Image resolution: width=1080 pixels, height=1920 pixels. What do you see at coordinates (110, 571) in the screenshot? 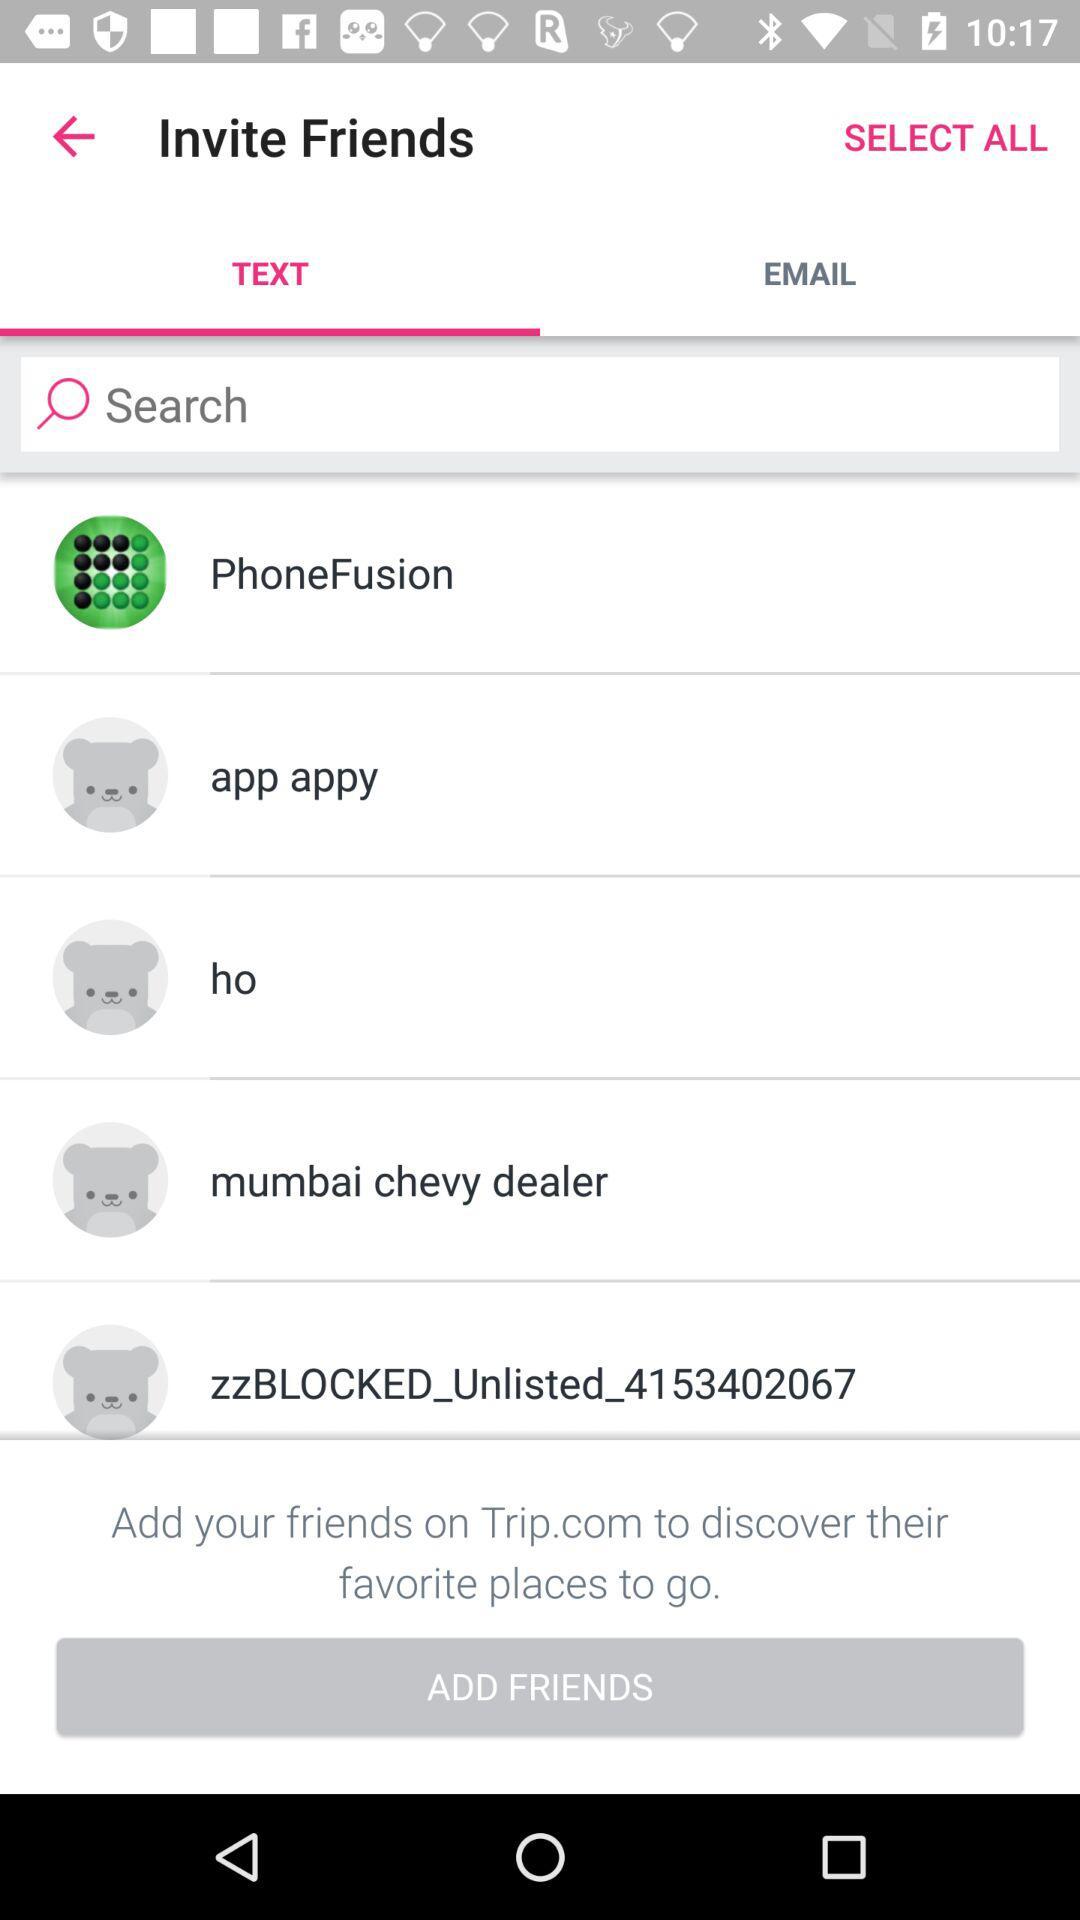
I see `the icon below the search bar` at bounding box center [110, 571].